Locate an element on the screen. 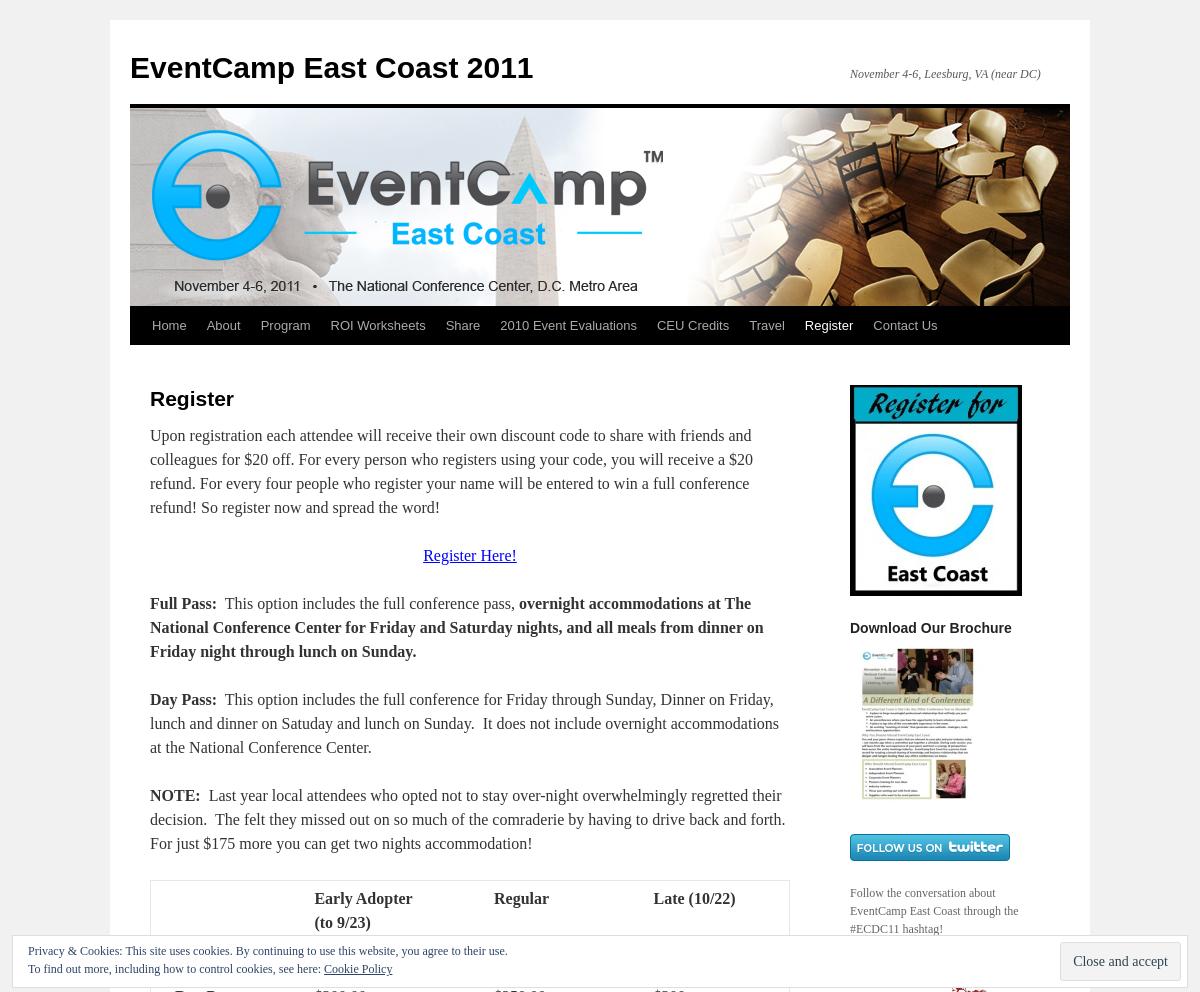 Image resolution: width=1200 pixels, height=992 pixels. 'Cookie Policy' is located at coordinates (357, 968).